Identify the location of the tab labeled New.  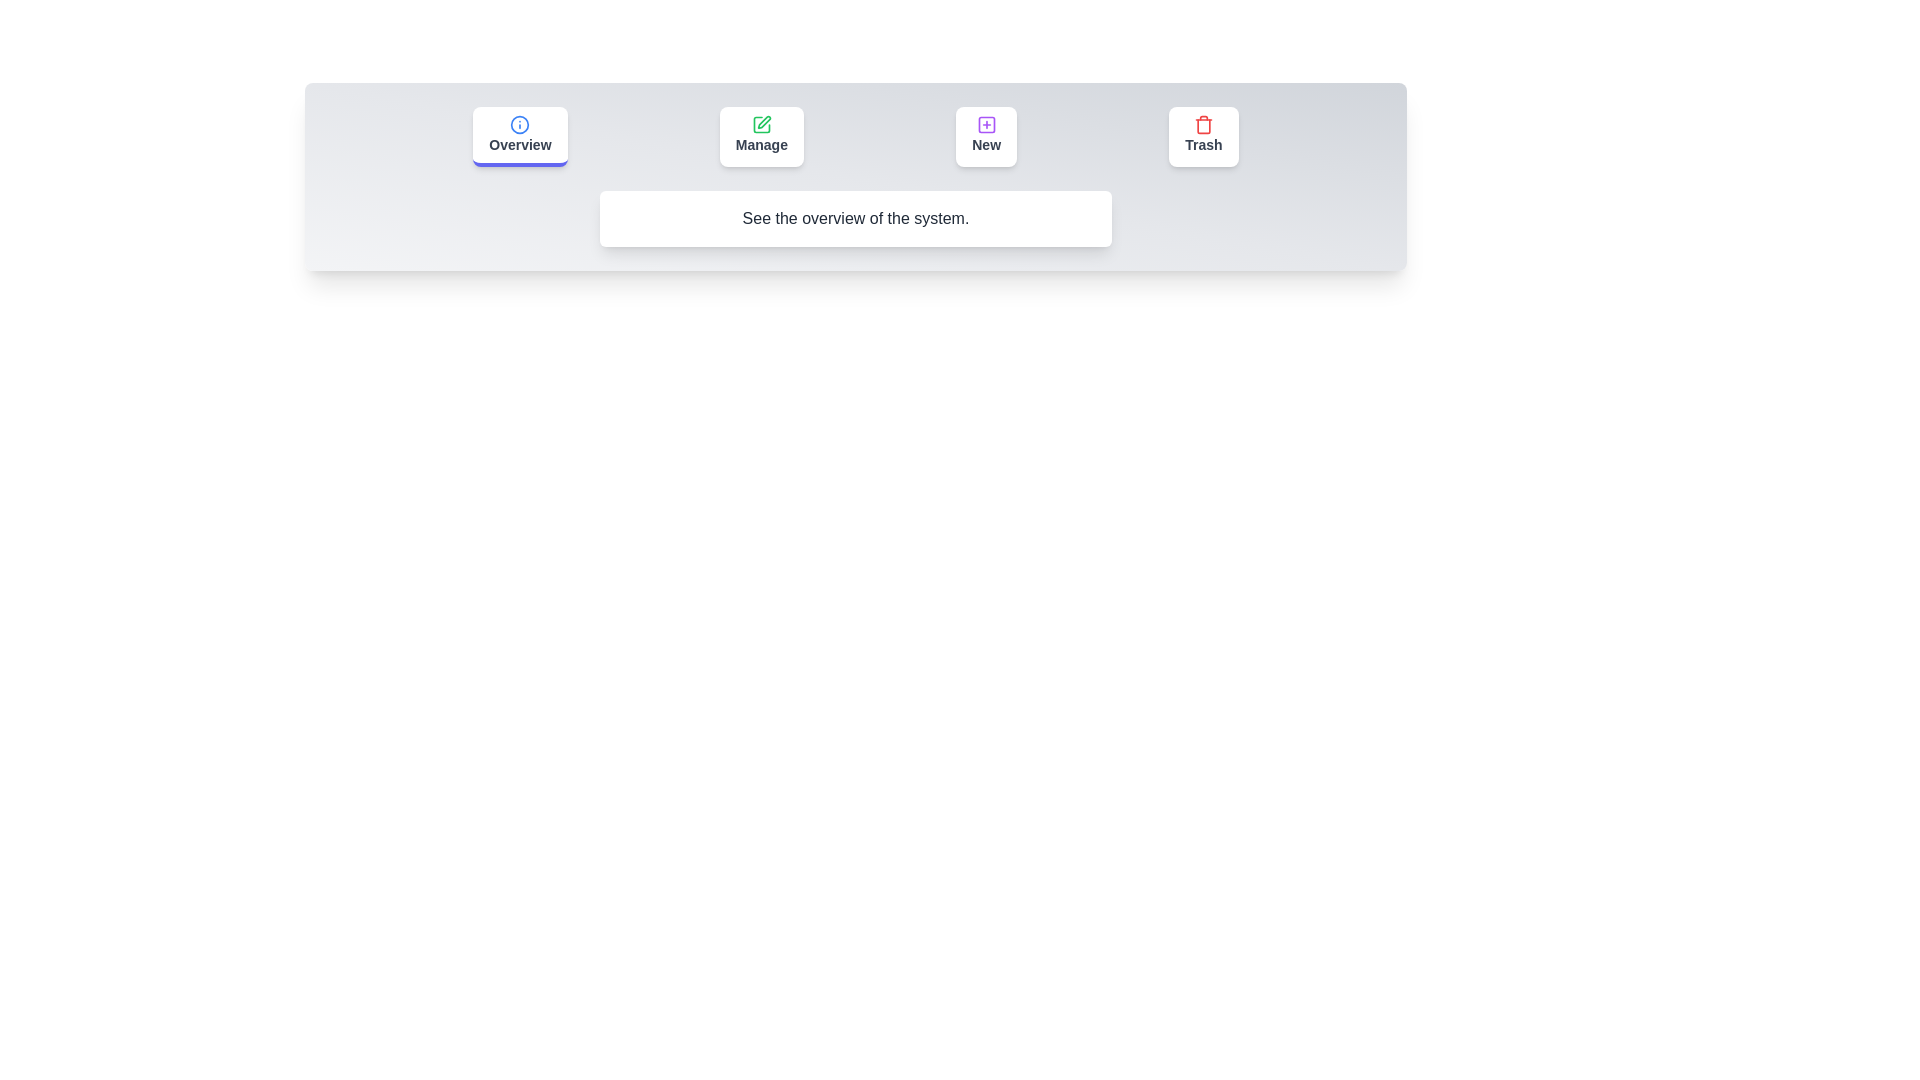
(985, 136).